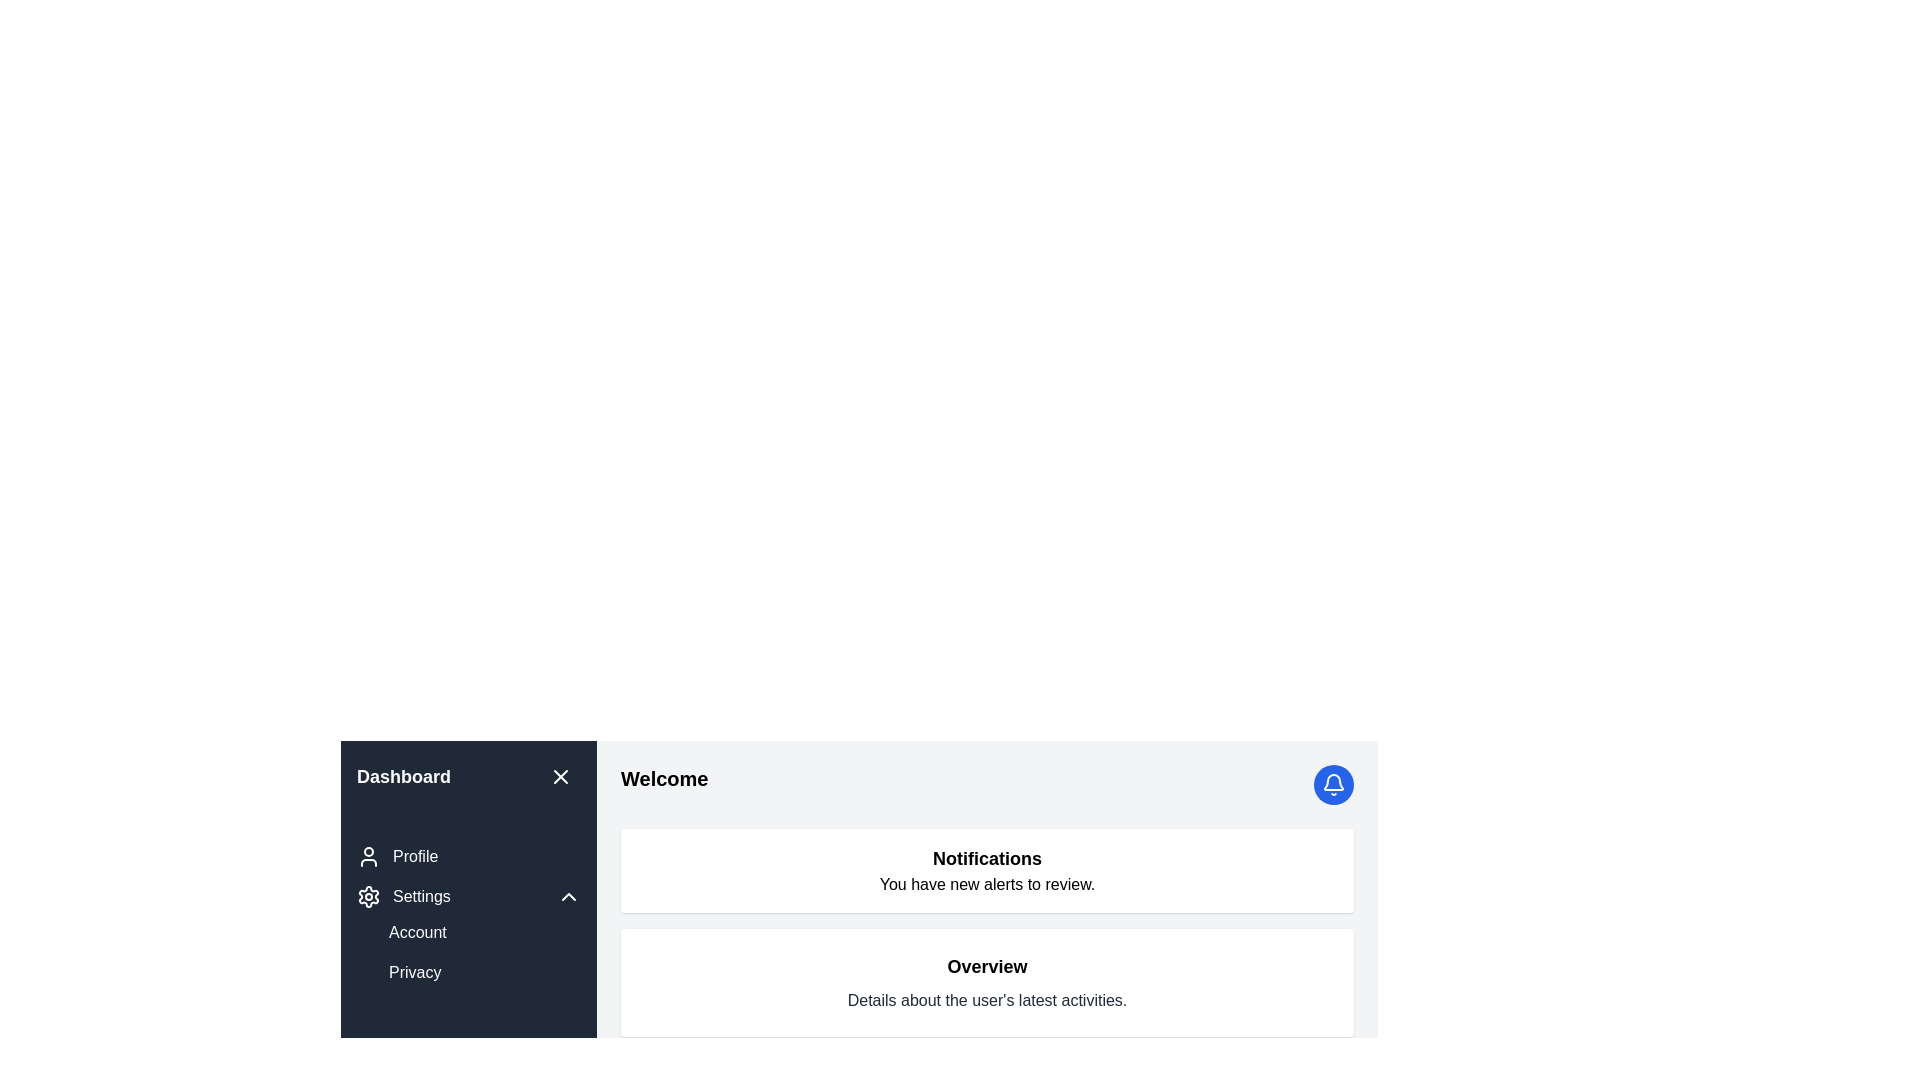  I want to click on the Decorative Icon located next to the 'Settings' label in the left navigation sidebar, which serves as a visual cue for the settings menu, so click(369, 896).